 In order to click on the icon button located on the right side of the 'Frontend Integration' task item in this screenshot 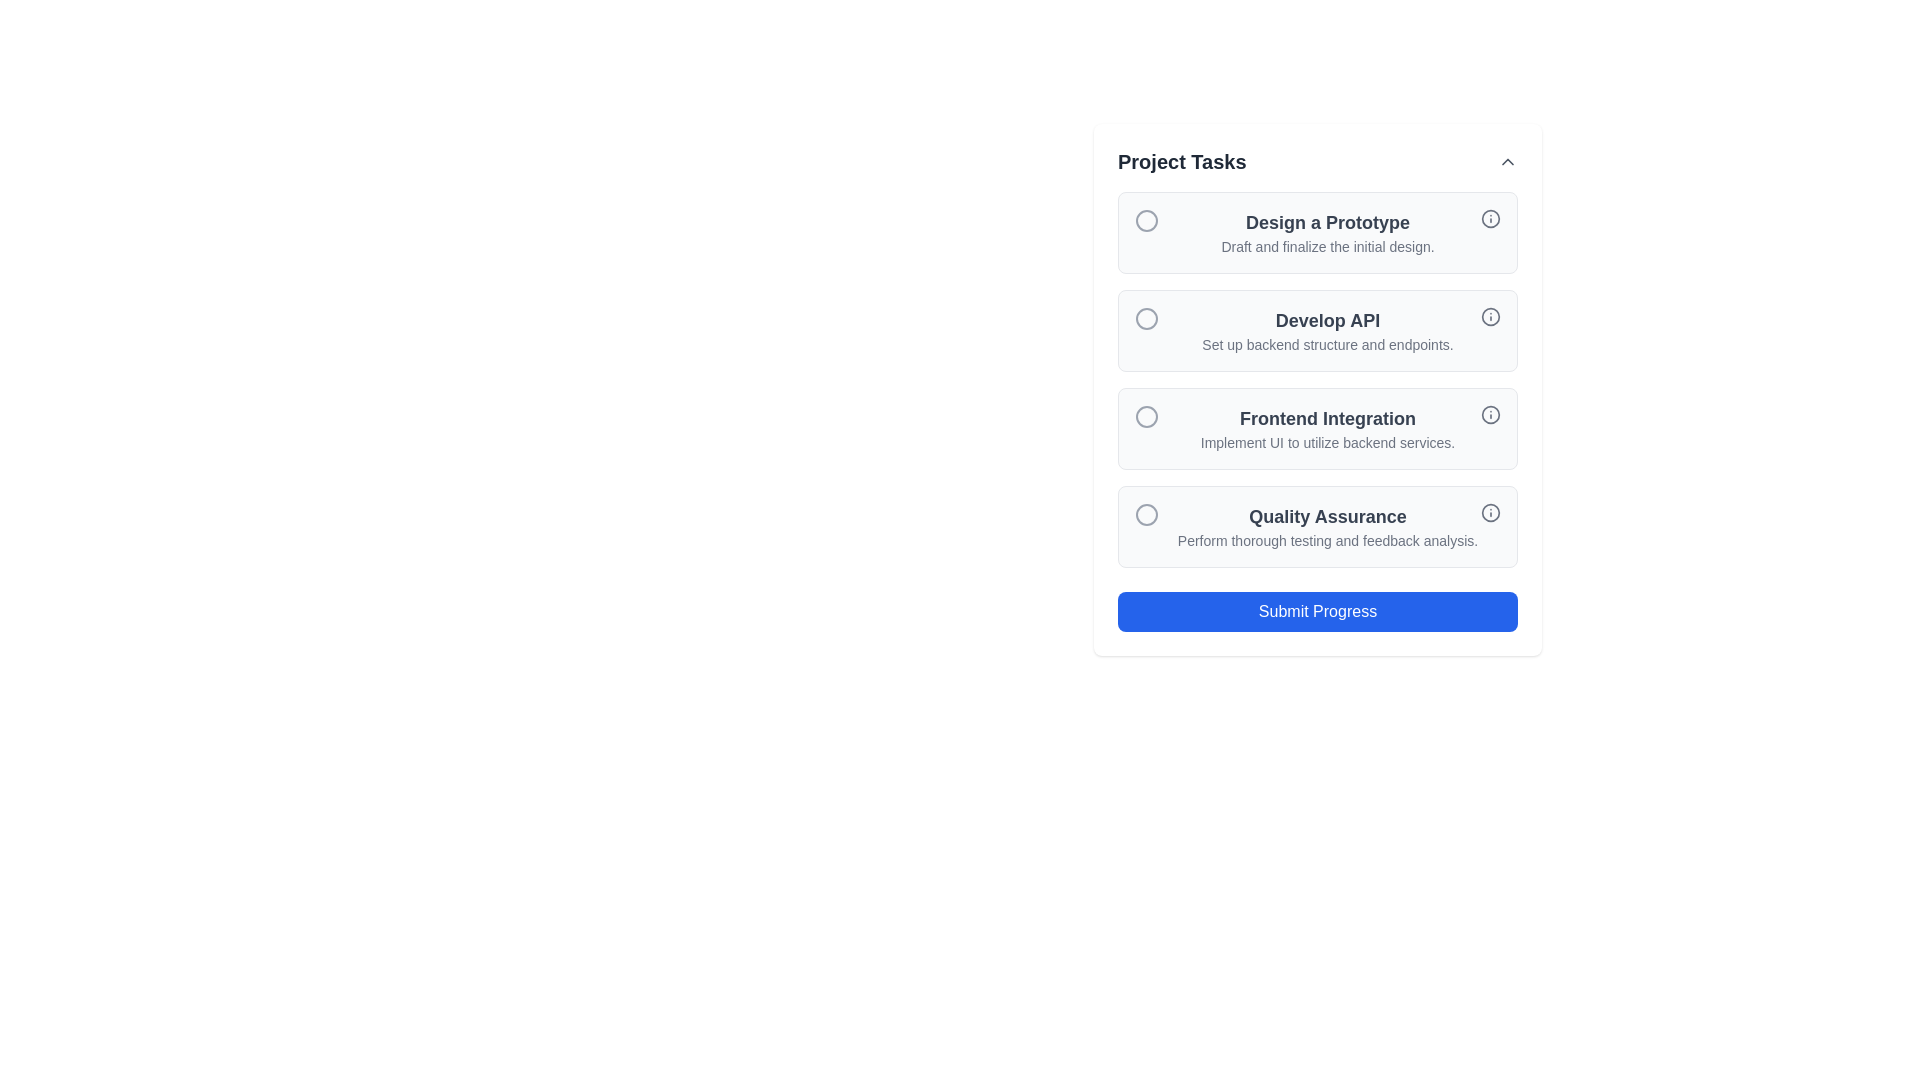, I will do `click(1491, 414)`.